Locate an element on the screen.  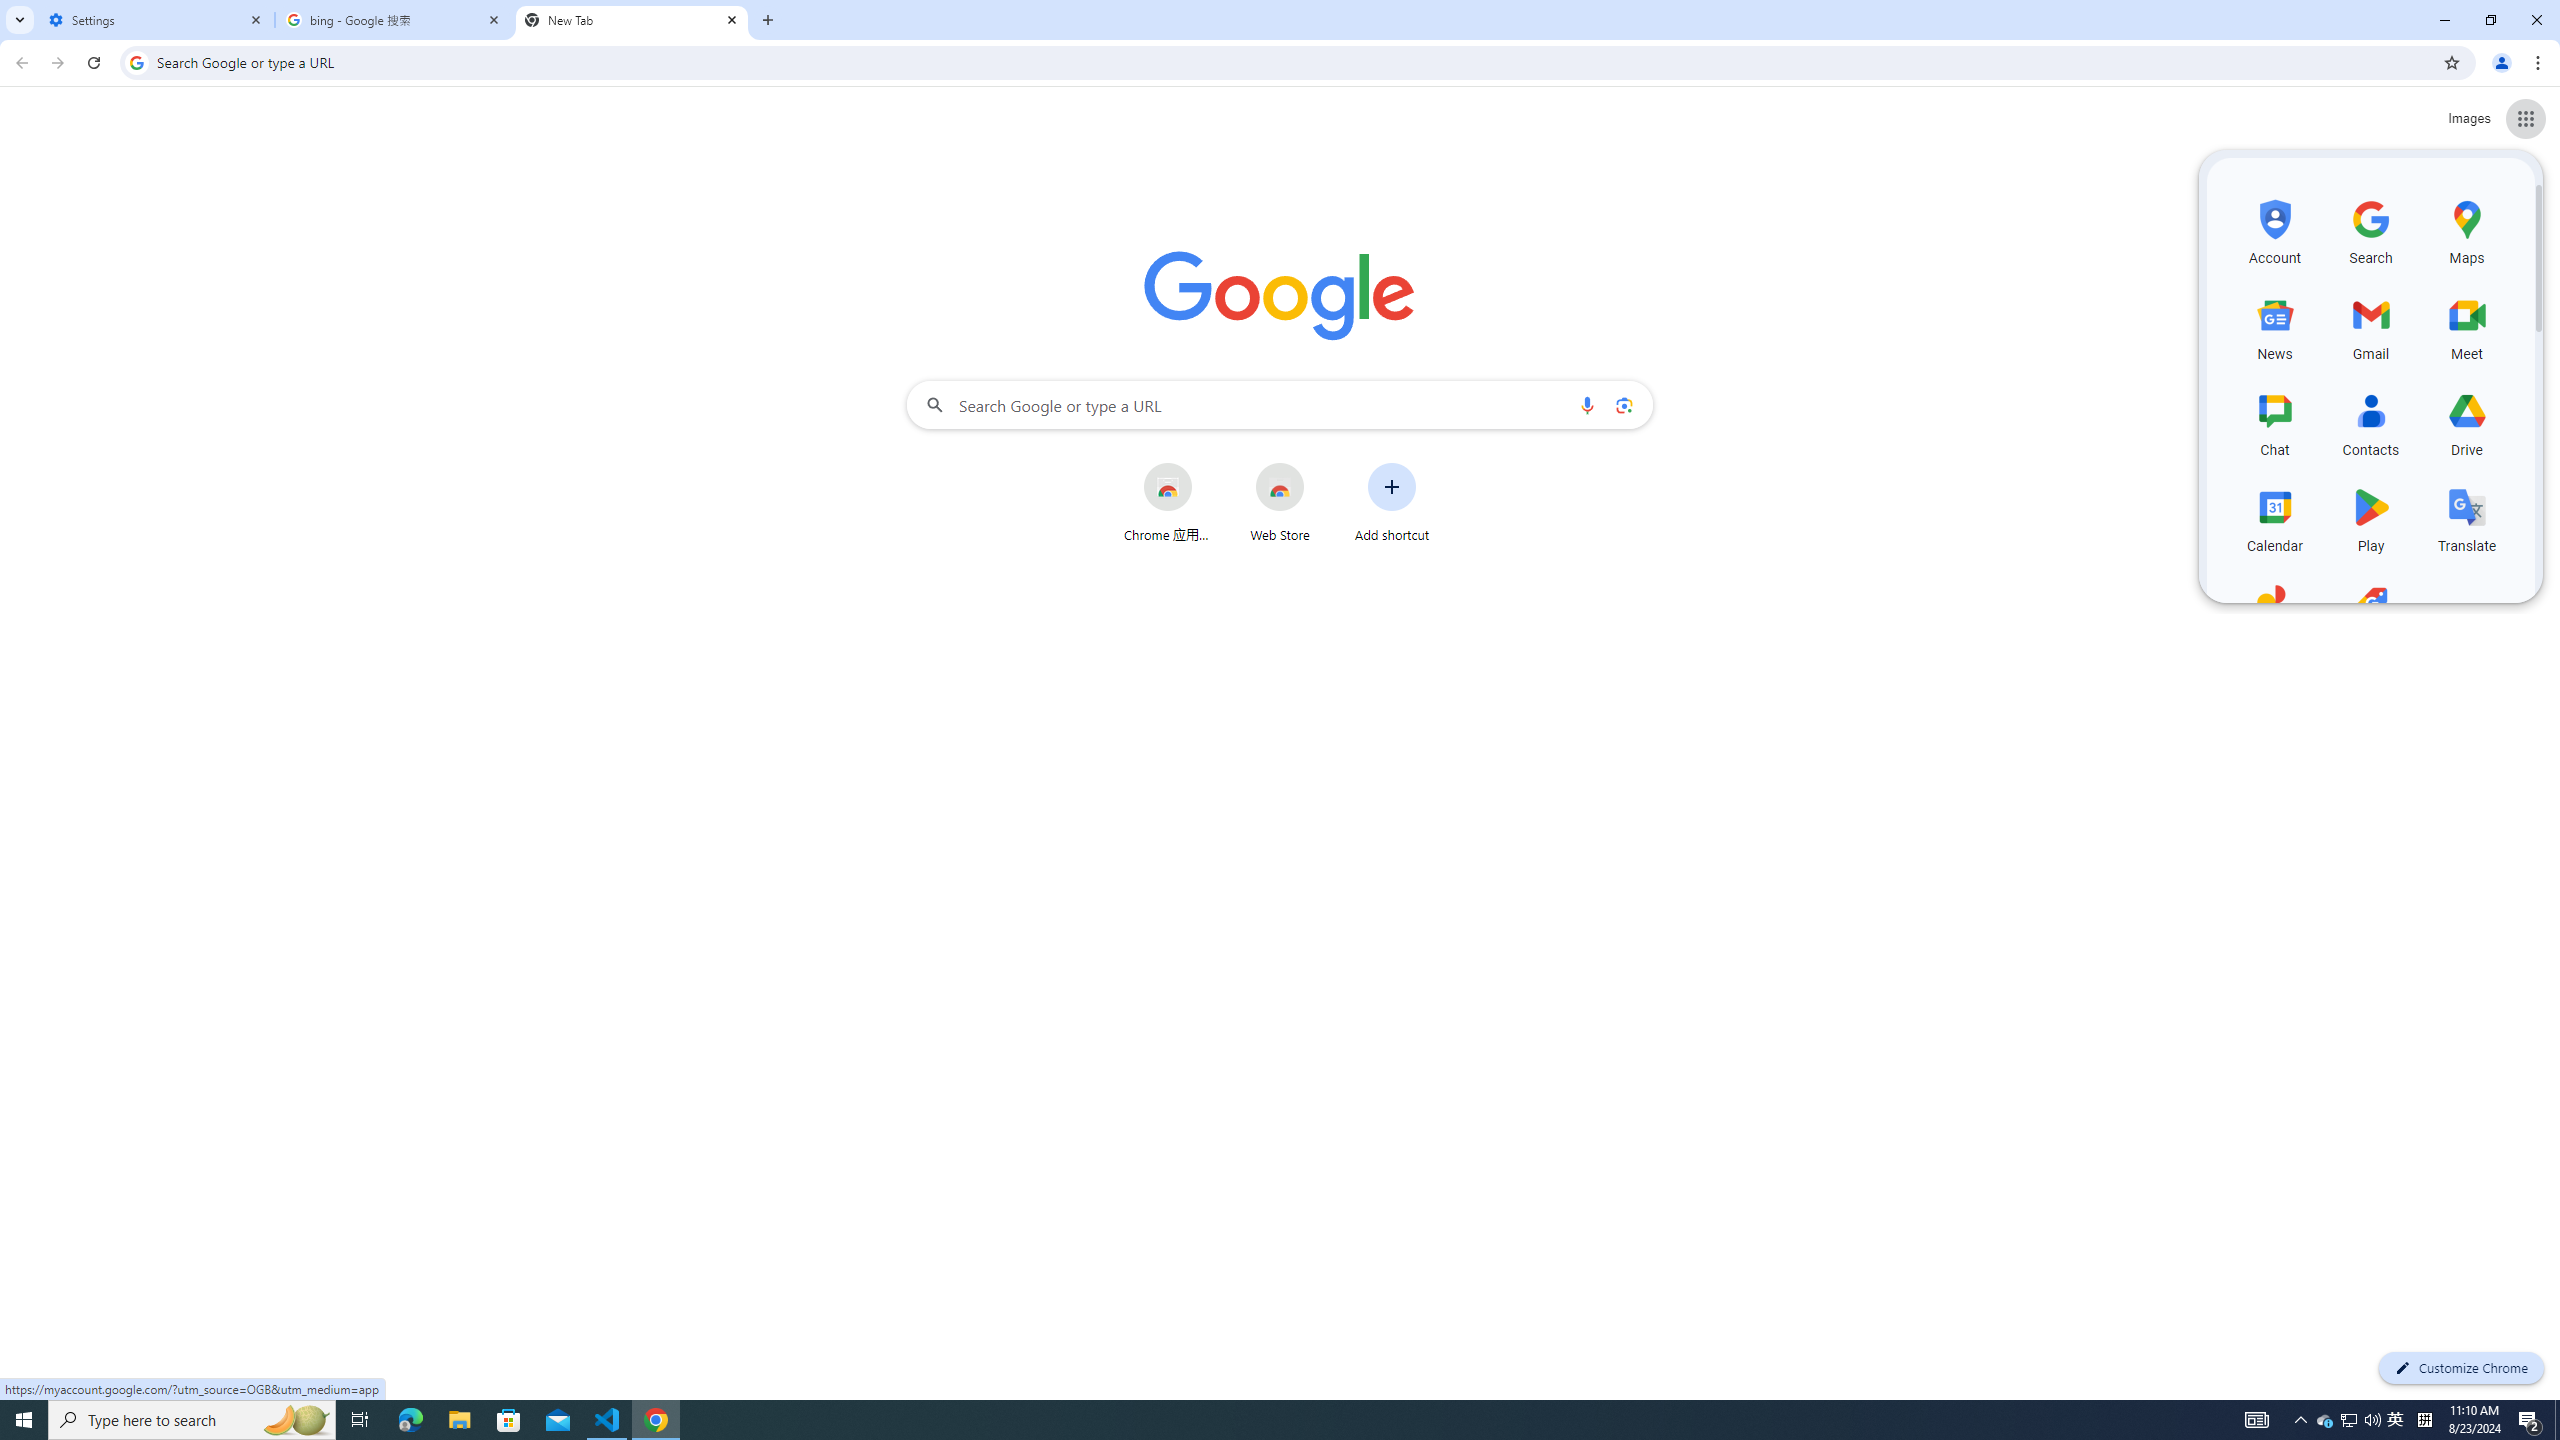
'Gmail, row 2 of 5 and column 2 of 3 in the first section' is located at coordinates (2371, 325).